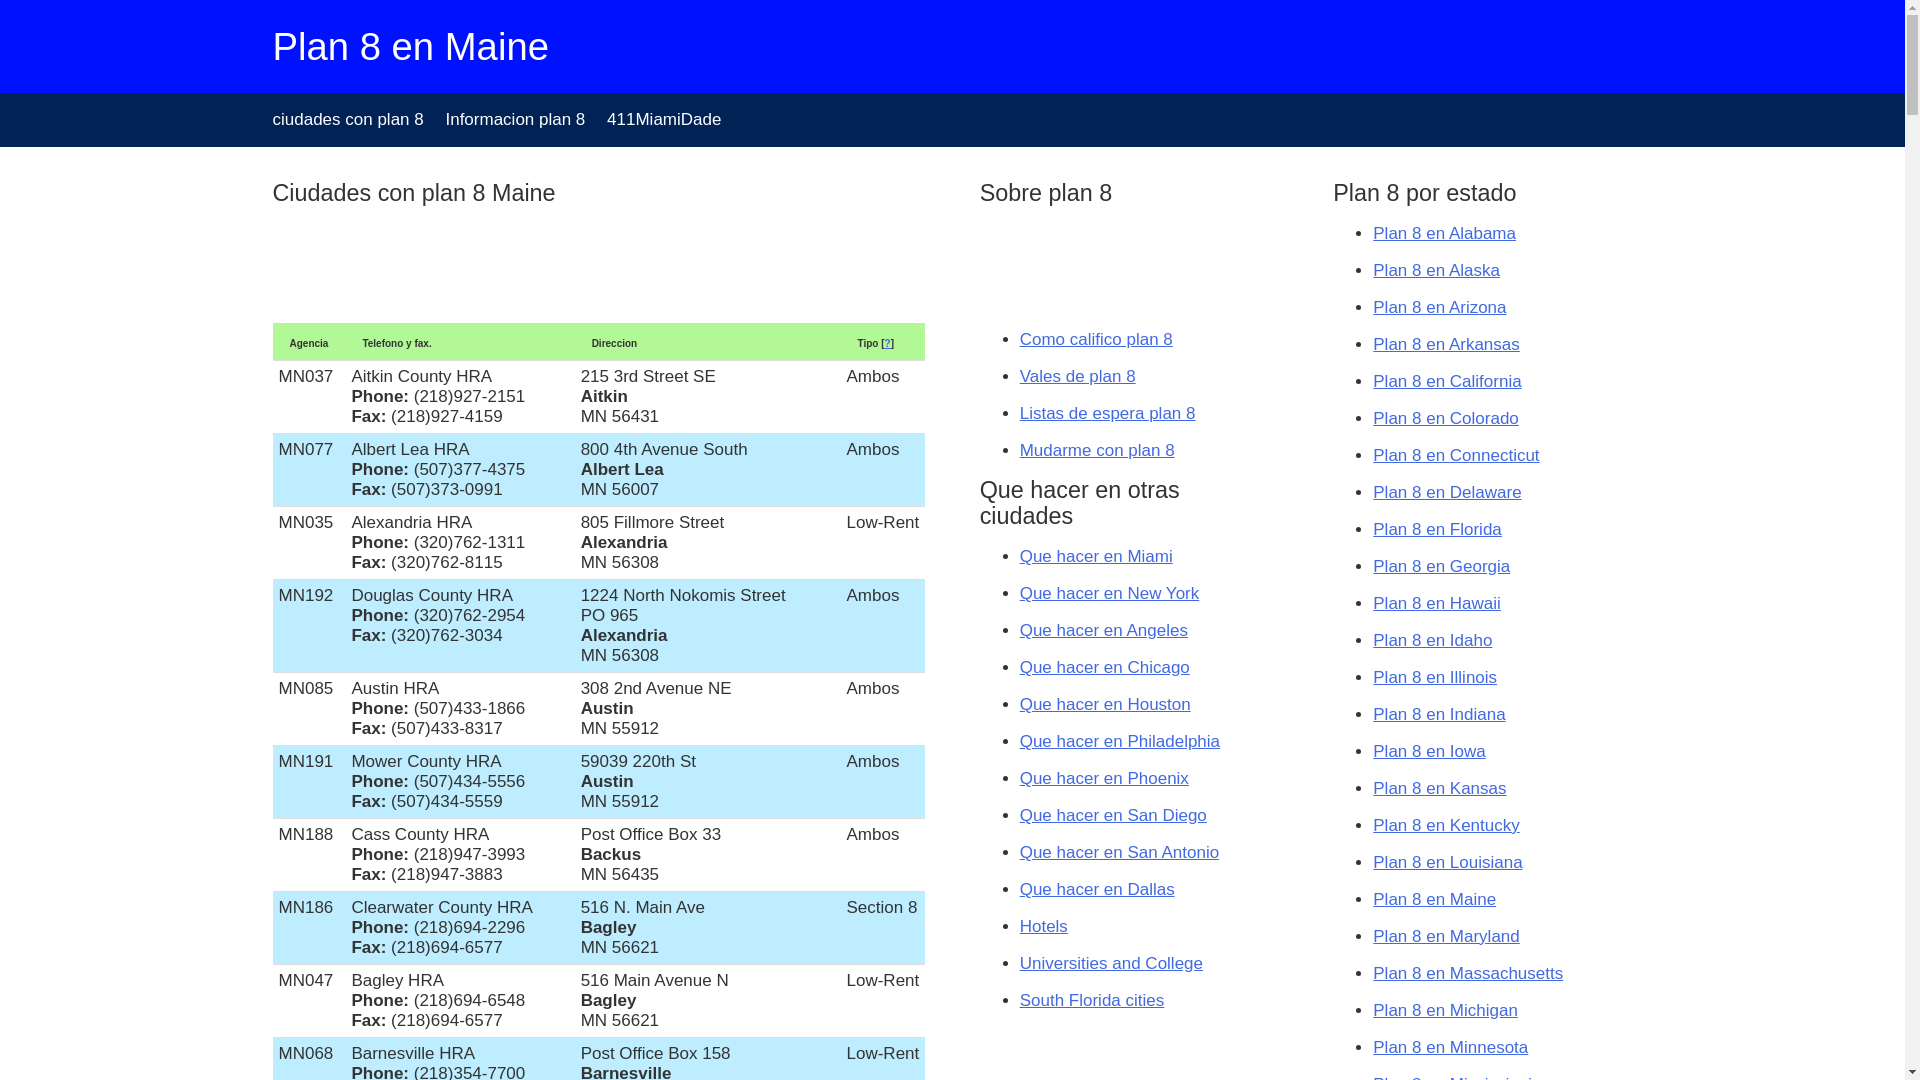  I want to click on 'Plan 8 en Alabama', so click(1444, 232).